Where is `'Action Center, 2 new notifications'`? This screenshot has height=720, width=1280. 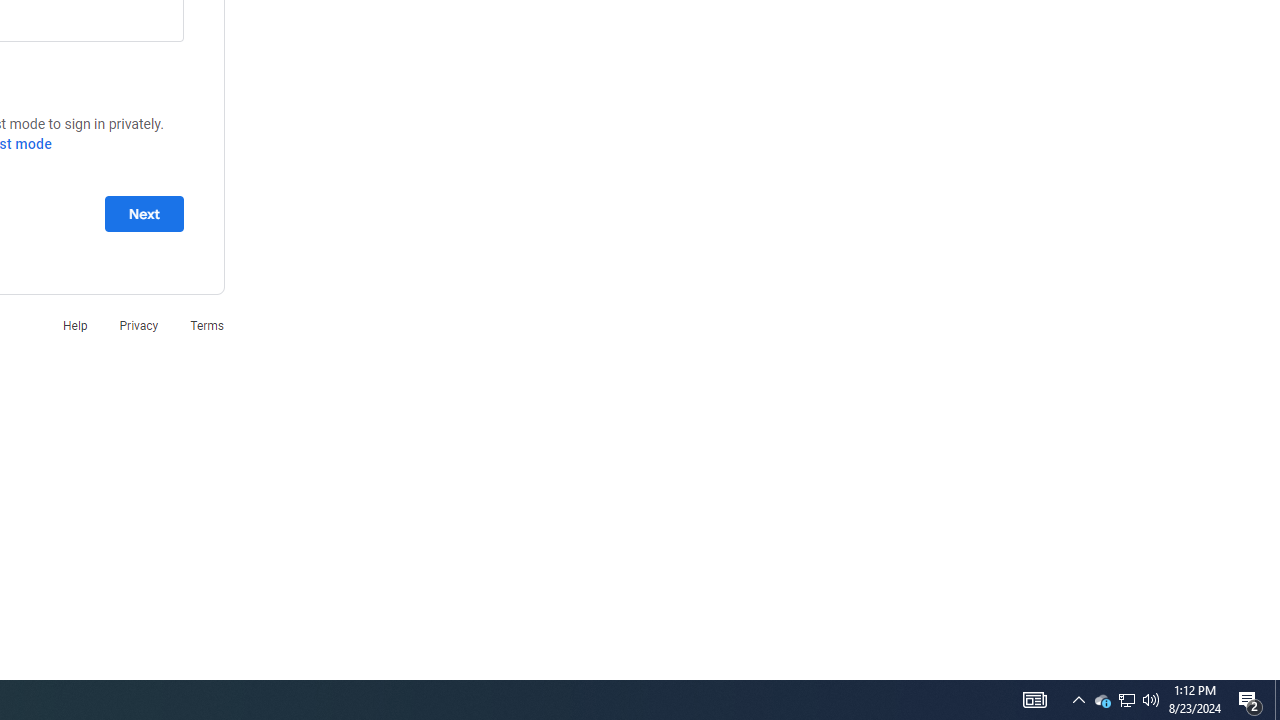
'Action Center, 2 new notifications' is located at coordinates (1250, 698).